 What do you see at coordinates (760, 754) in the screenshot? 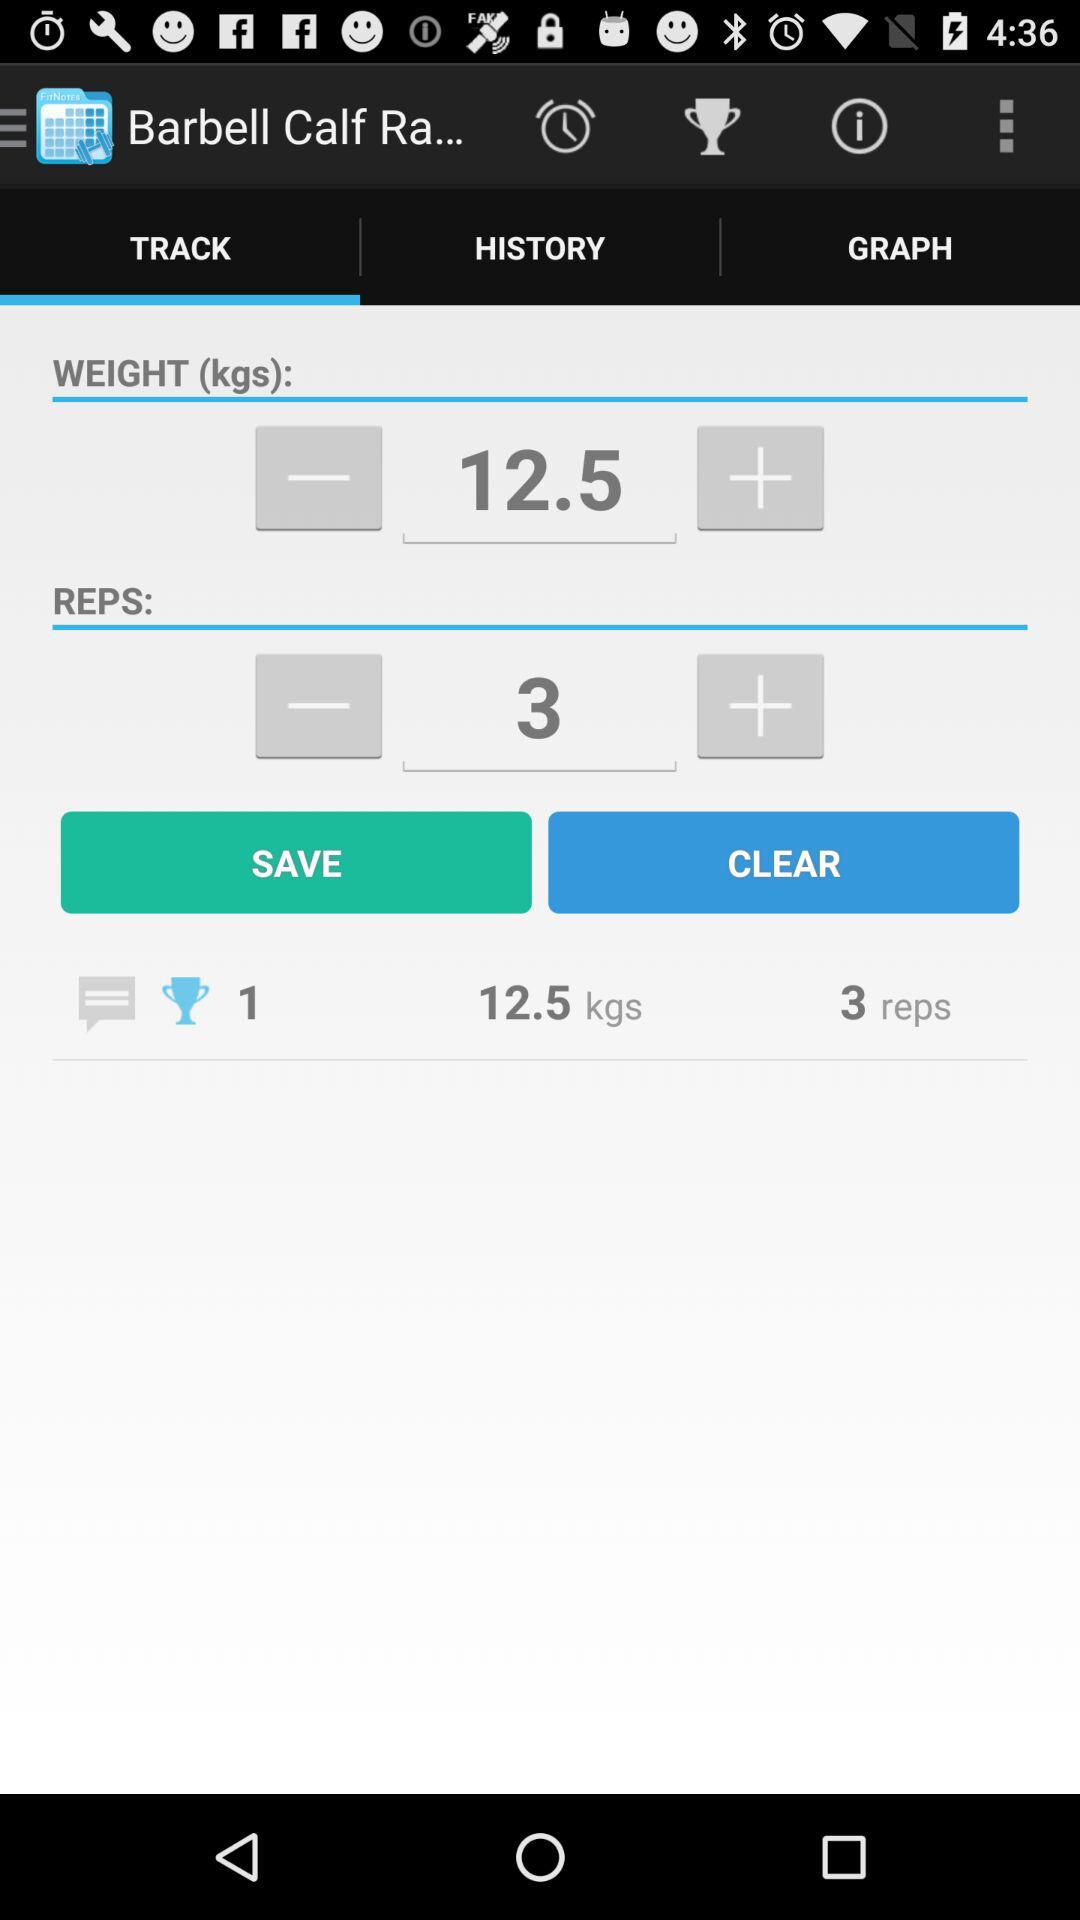
I see `the add icon` at bounding box center [760, 754].